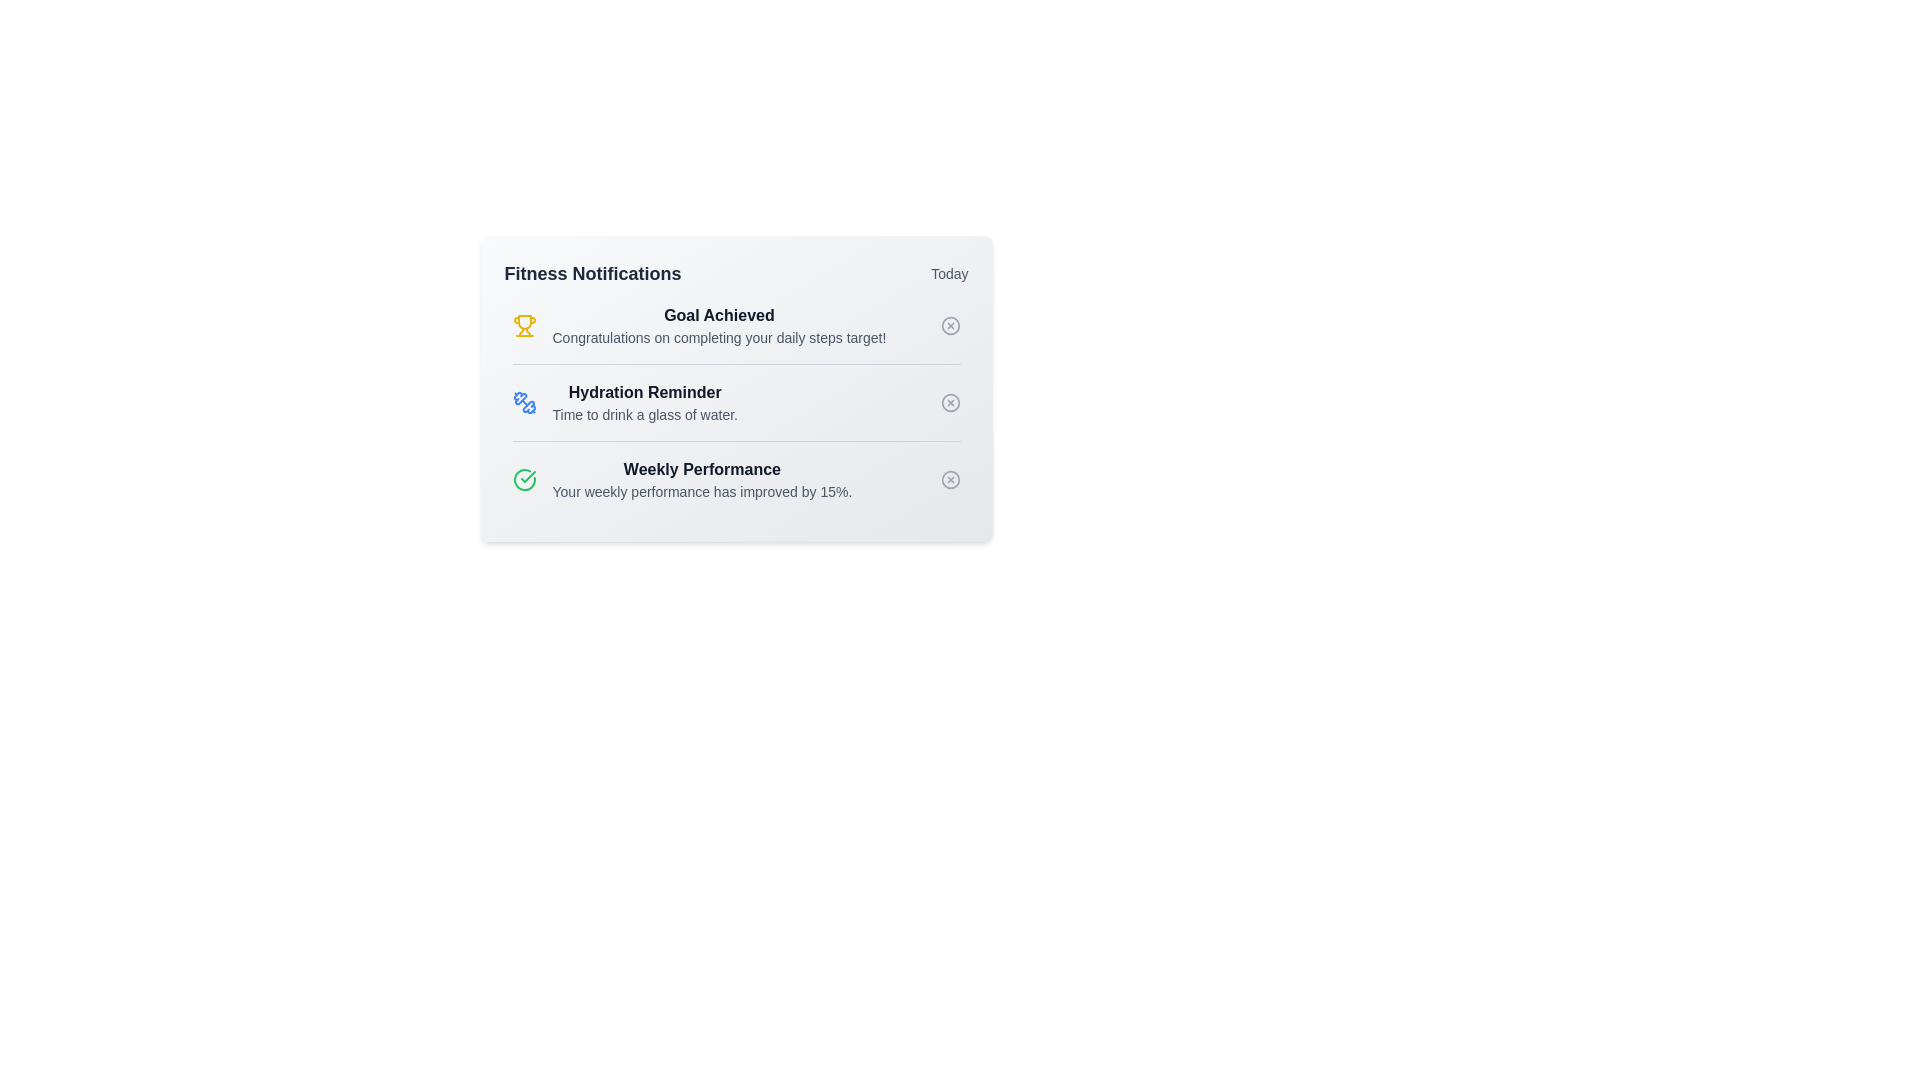 This screenshot has width=1920, height=1080. I want to click on informational text snippet that says 'Time to drink a glass of water.' located below the 'Hydration Reminder' header in the second notification of the 'Fitness Notifications' card, so click(645, 414).